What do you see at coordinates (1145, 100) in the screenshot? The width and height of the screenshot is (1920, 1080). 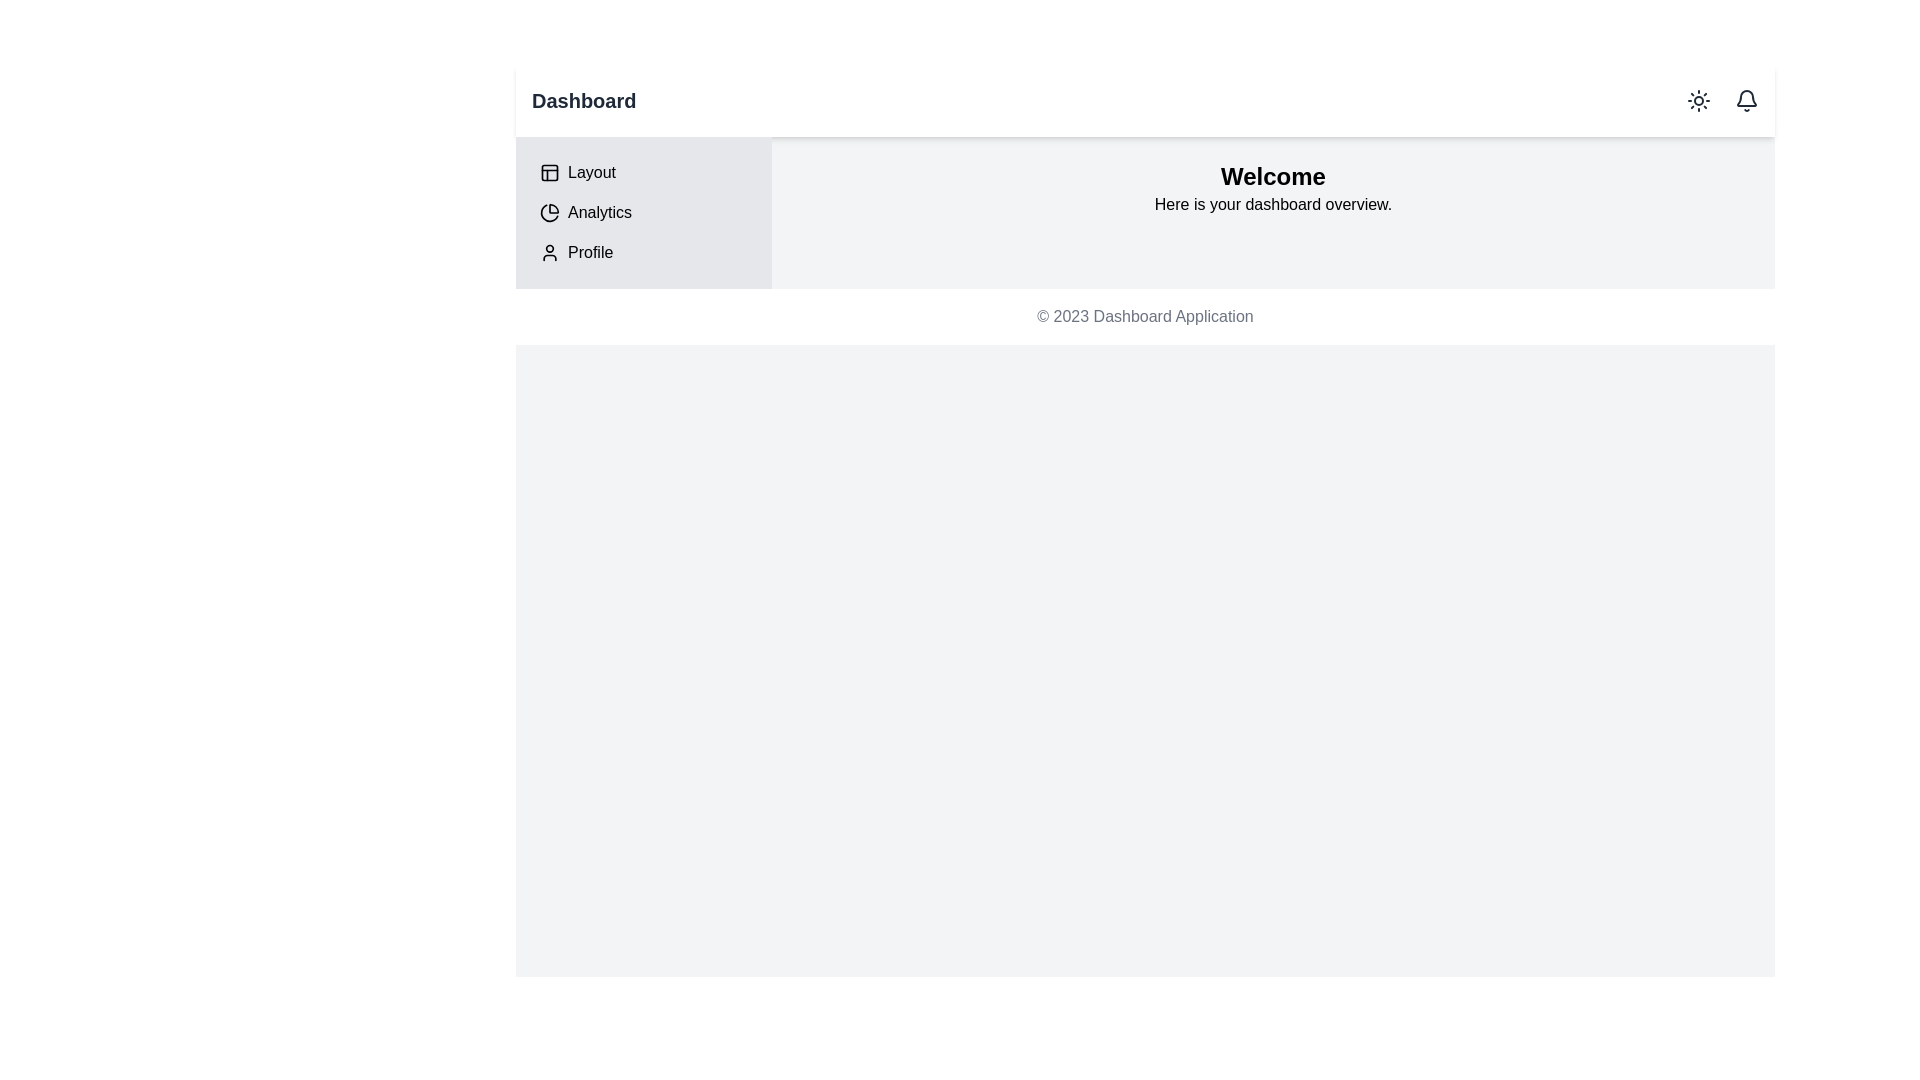 I see `the Navigation Bar at the top of the web page` at bounding box center [1145, 100].